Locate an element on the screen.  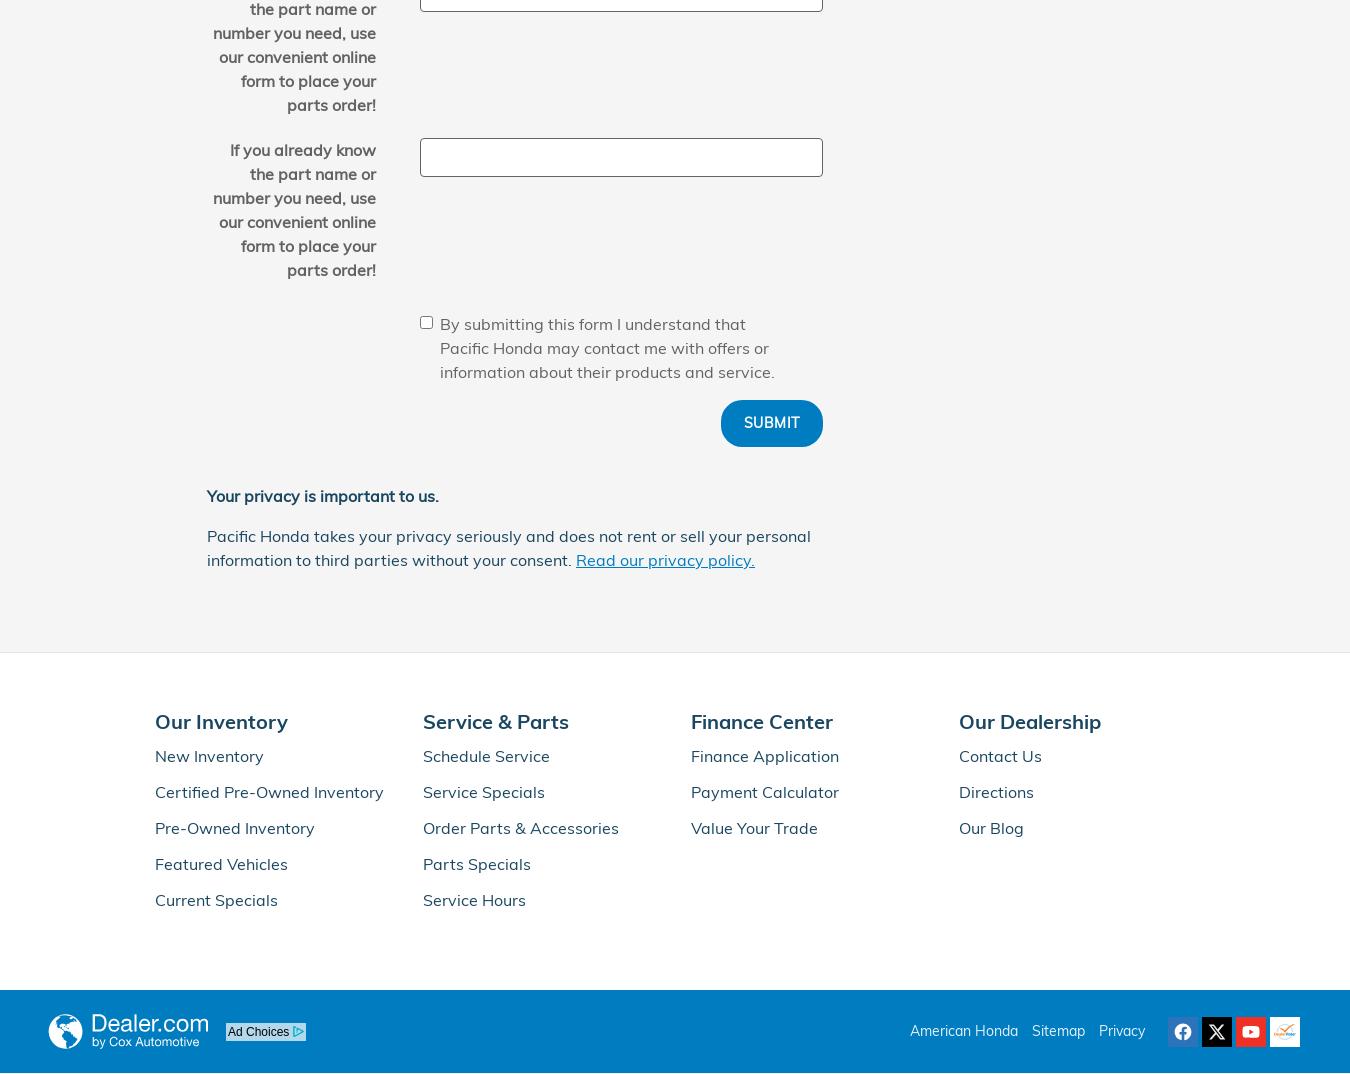
'Privacy' is located at coordinates (1121, 1031).